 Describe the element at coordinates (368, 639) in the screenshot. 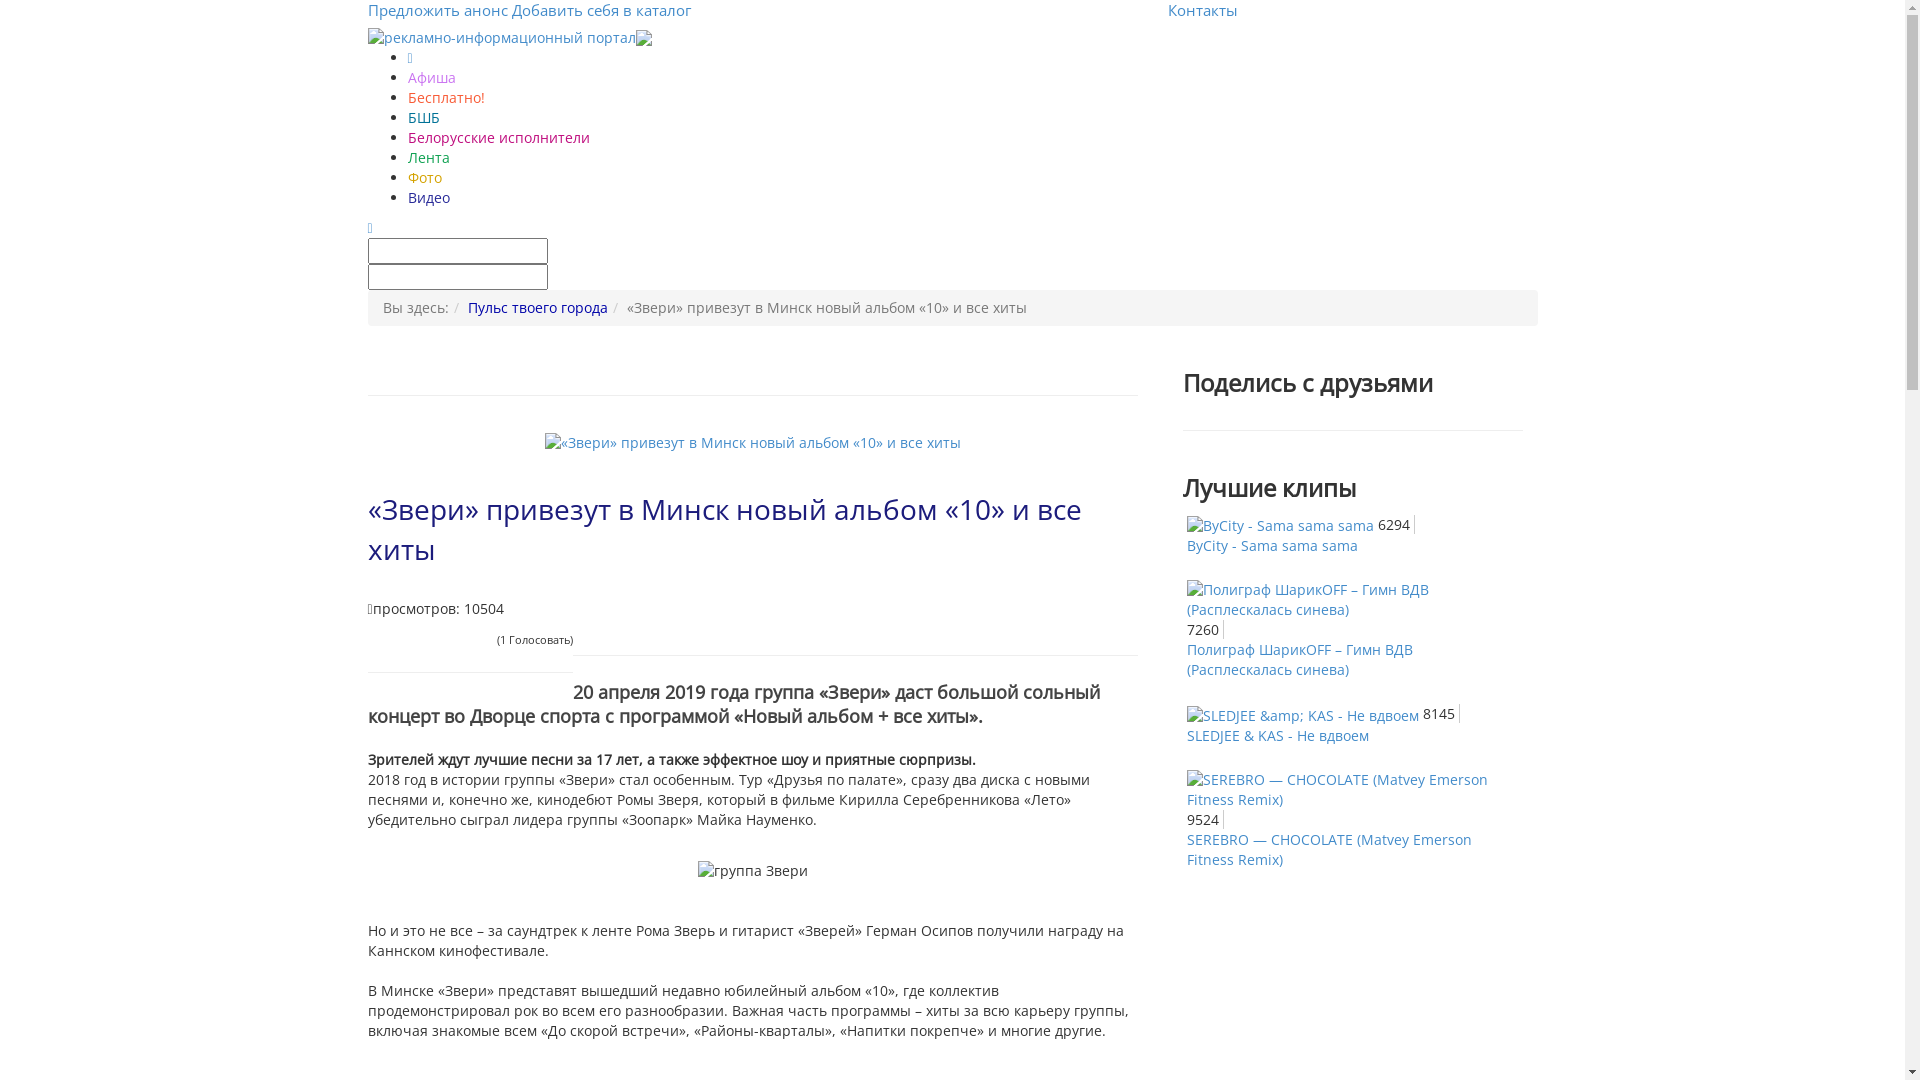

I see `'1'` at that location.